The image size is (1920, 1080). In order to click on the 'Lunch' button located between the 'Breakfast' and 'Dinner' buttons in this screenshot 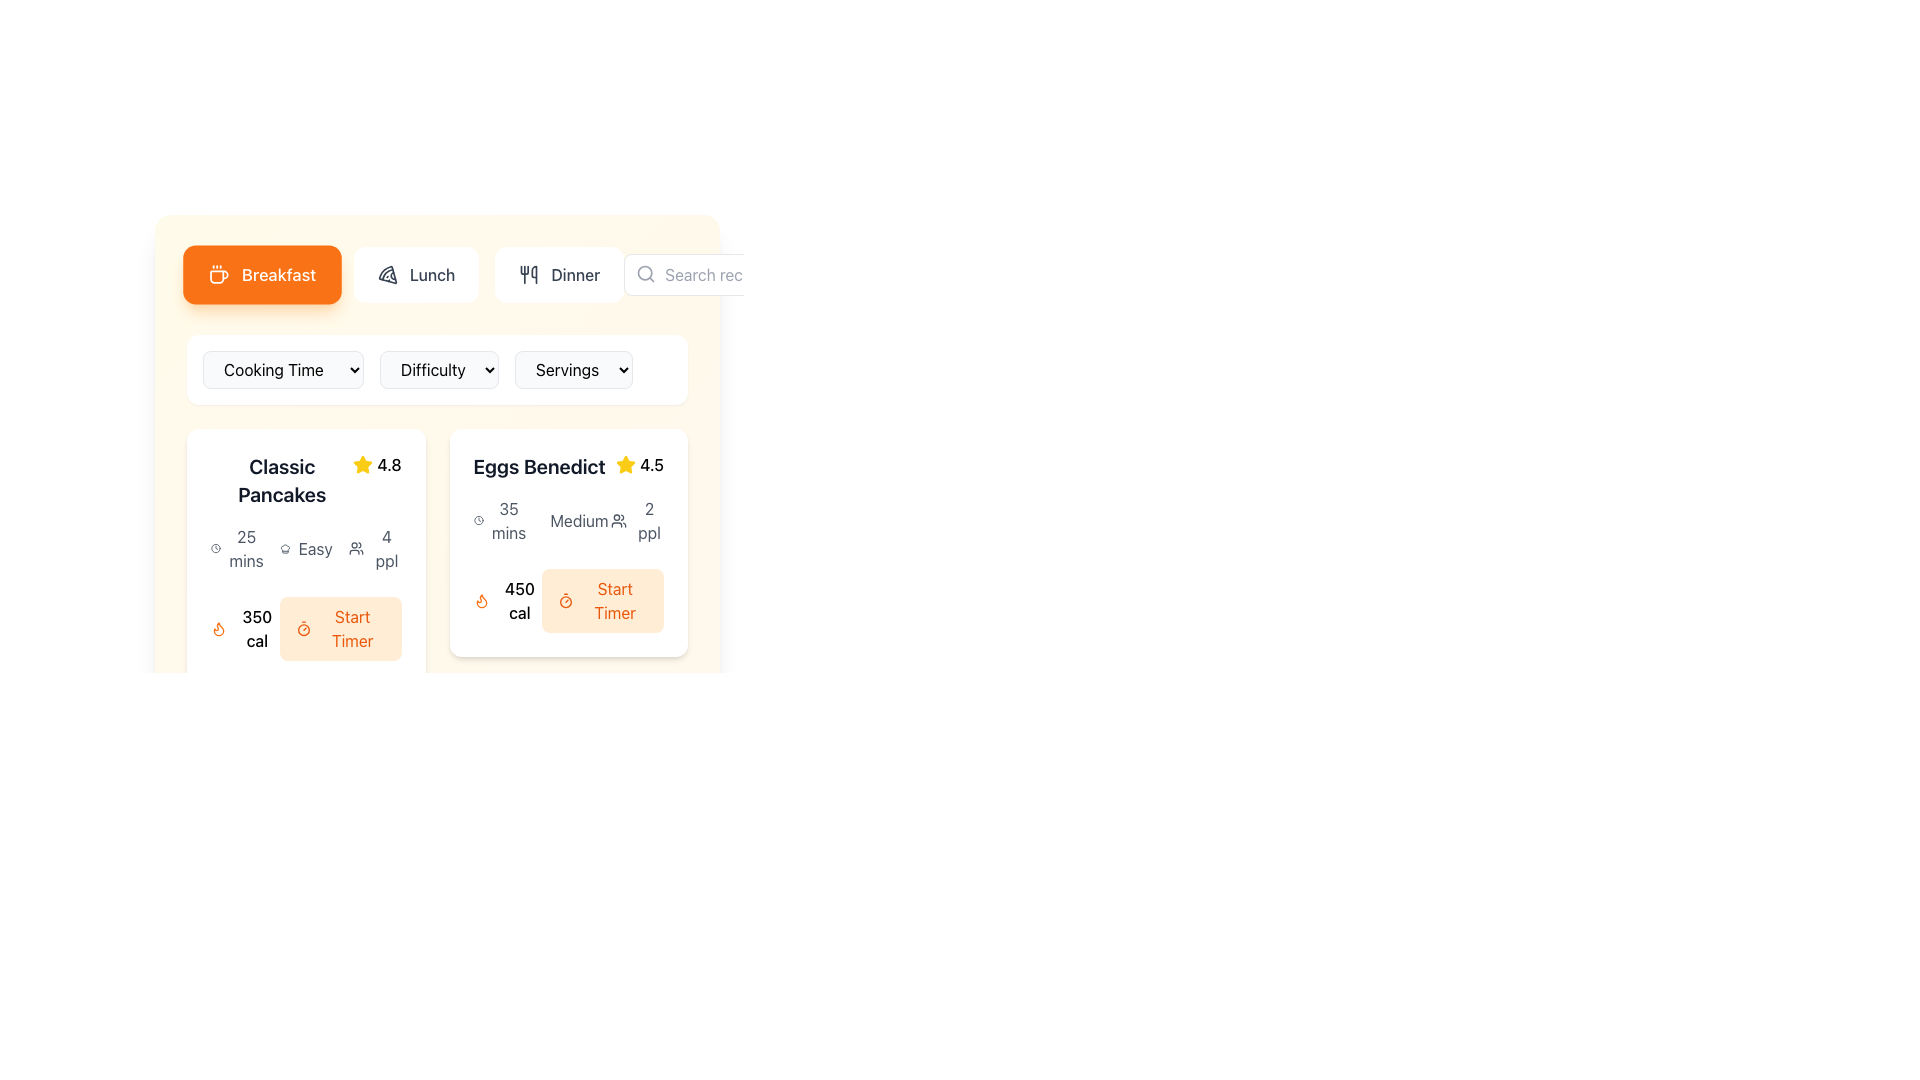, I will do `click(436, 274)`.